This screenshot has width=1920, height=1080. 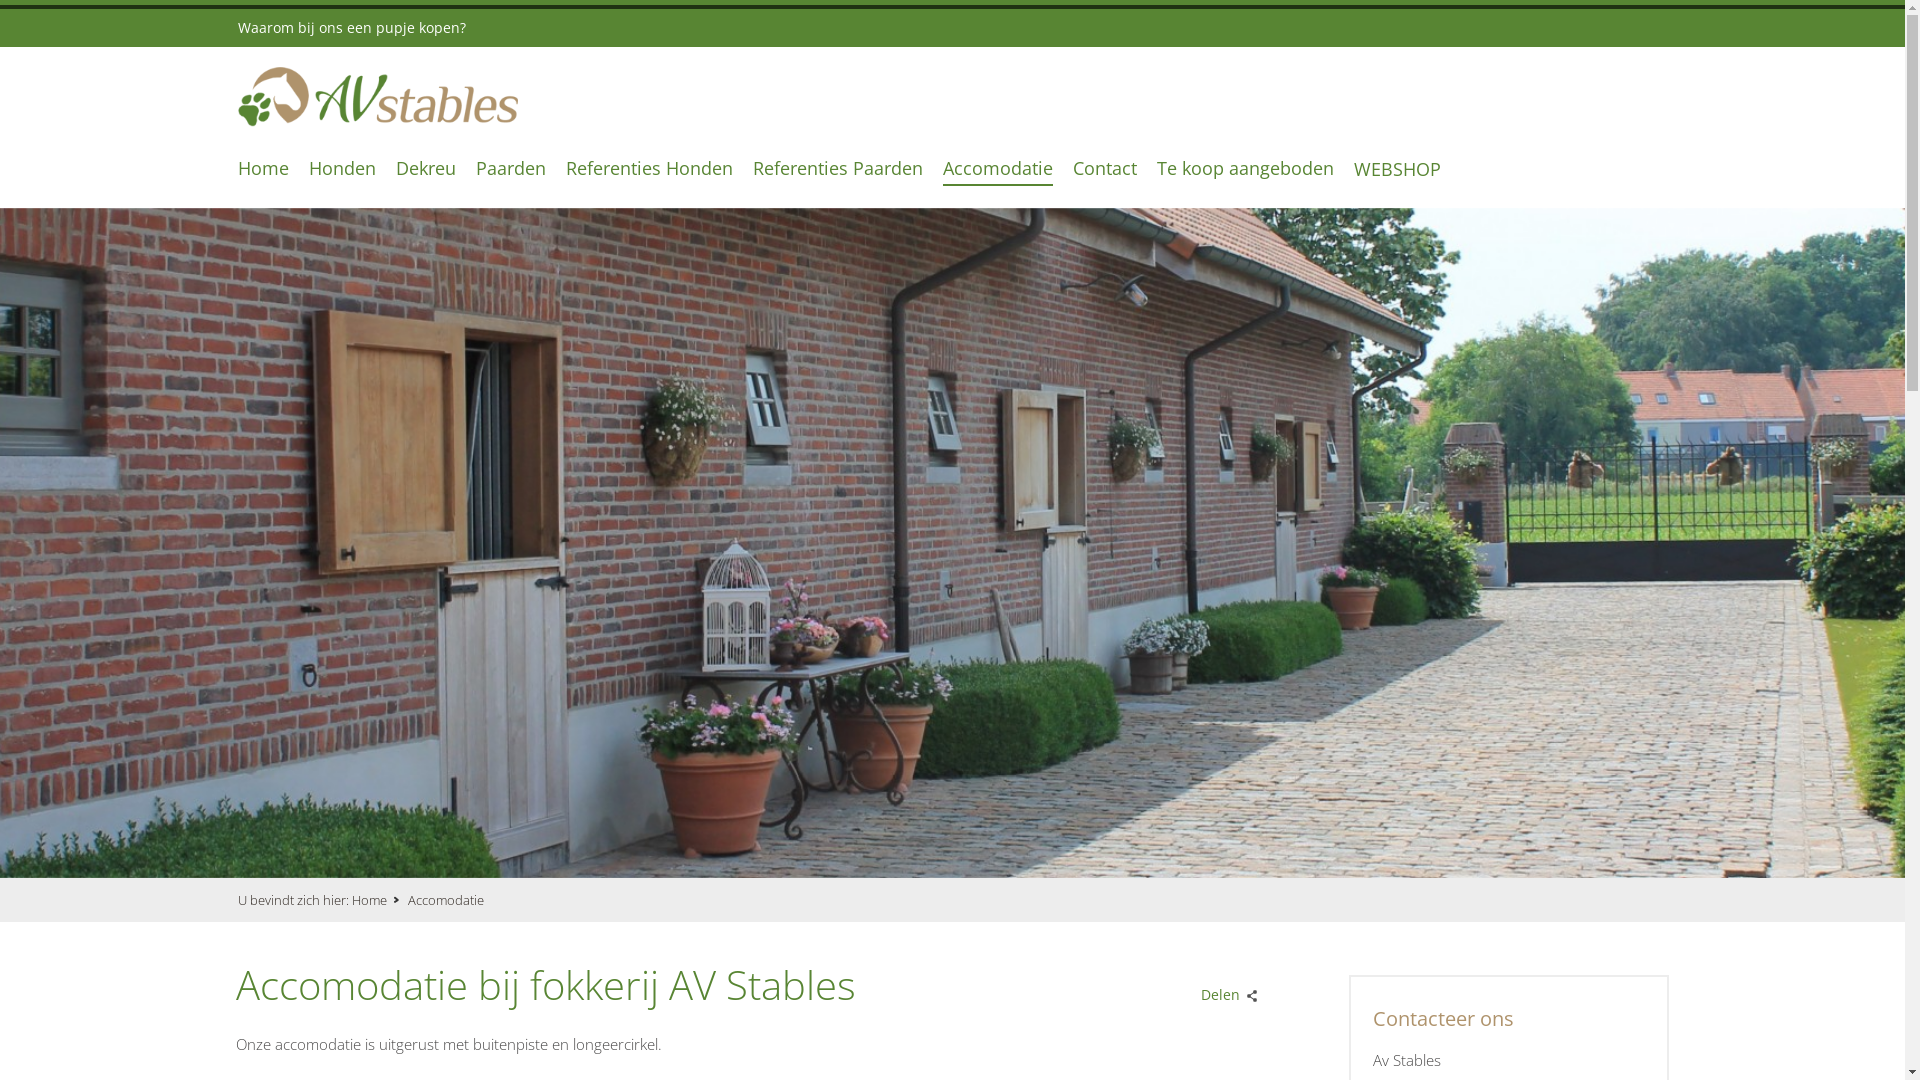 What do you see at coordinates (998, 165) in the screenshot?
I see `'Accomodatie'` at bounding box center [998, 165].